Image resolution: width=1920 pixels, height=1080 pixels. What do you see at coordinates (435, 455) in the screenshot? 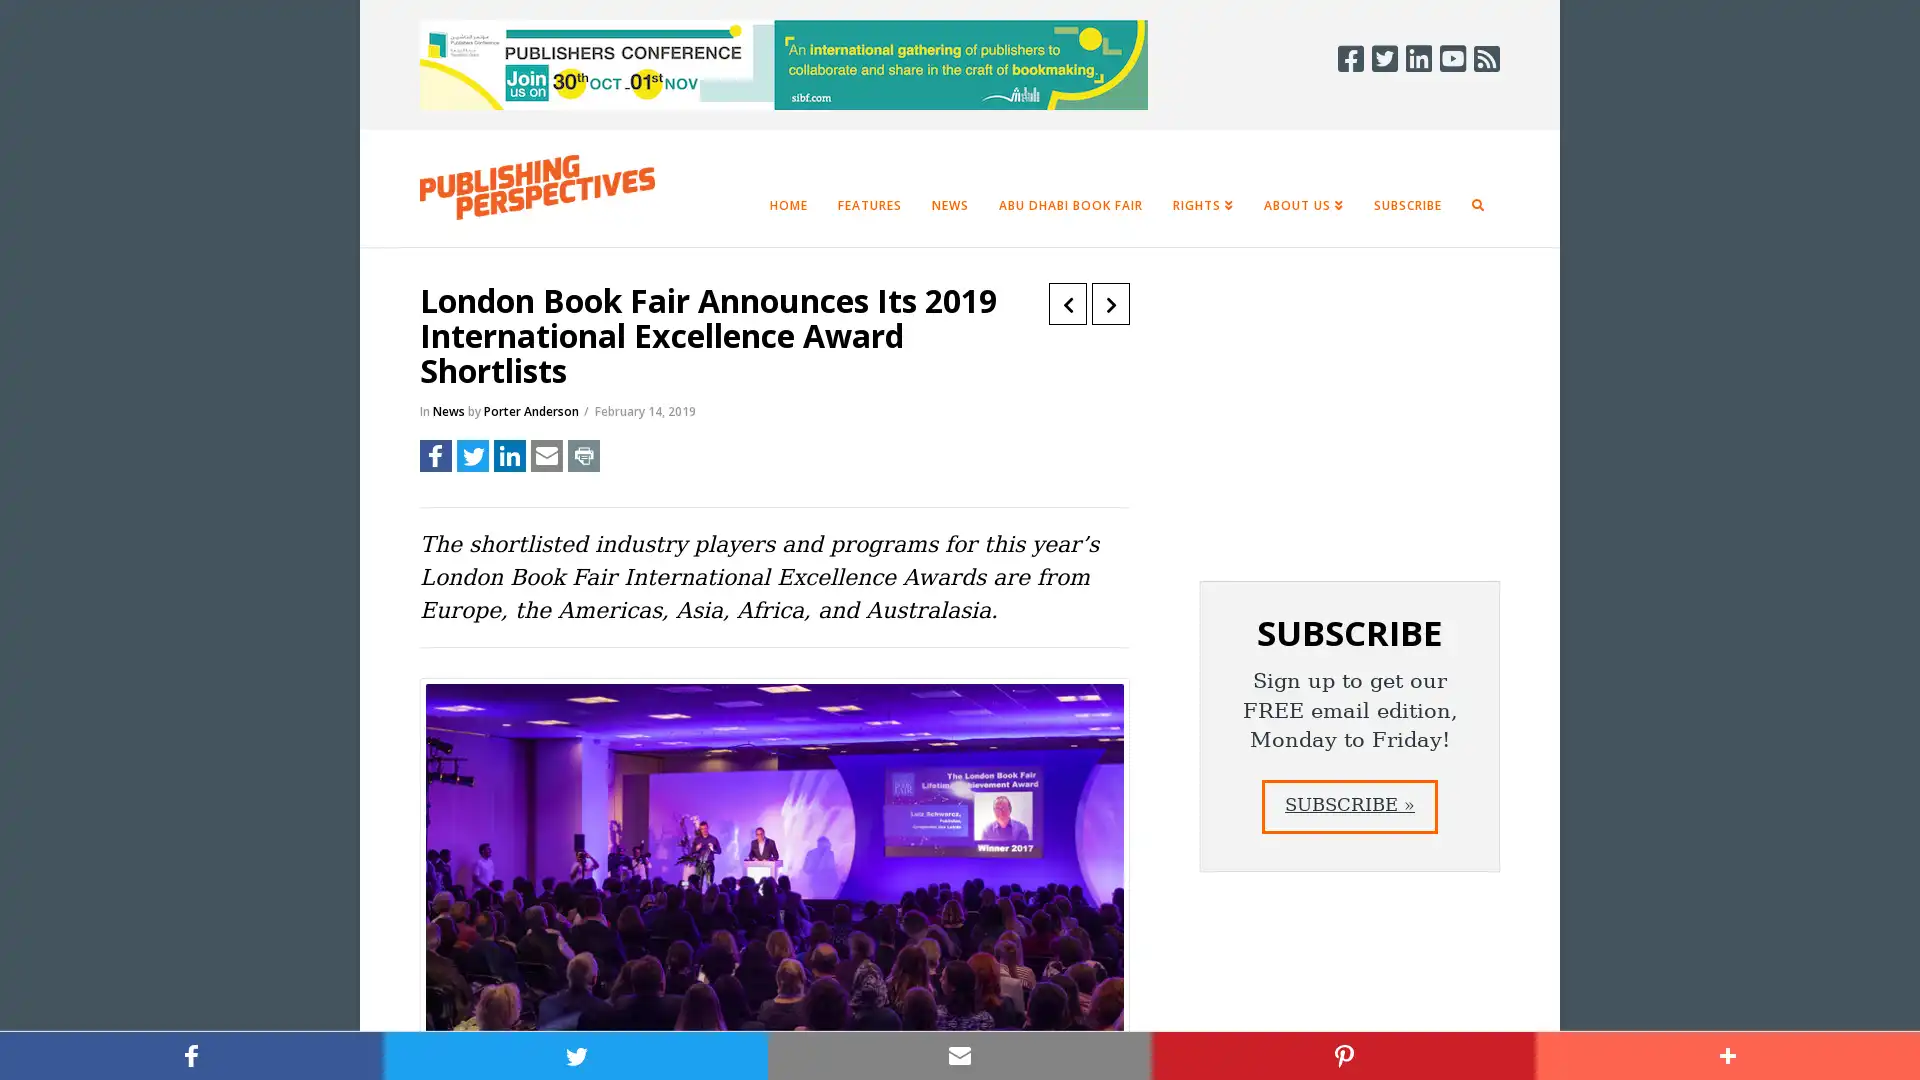
I see `Share to Facebook` at bounding box center [435, 455].